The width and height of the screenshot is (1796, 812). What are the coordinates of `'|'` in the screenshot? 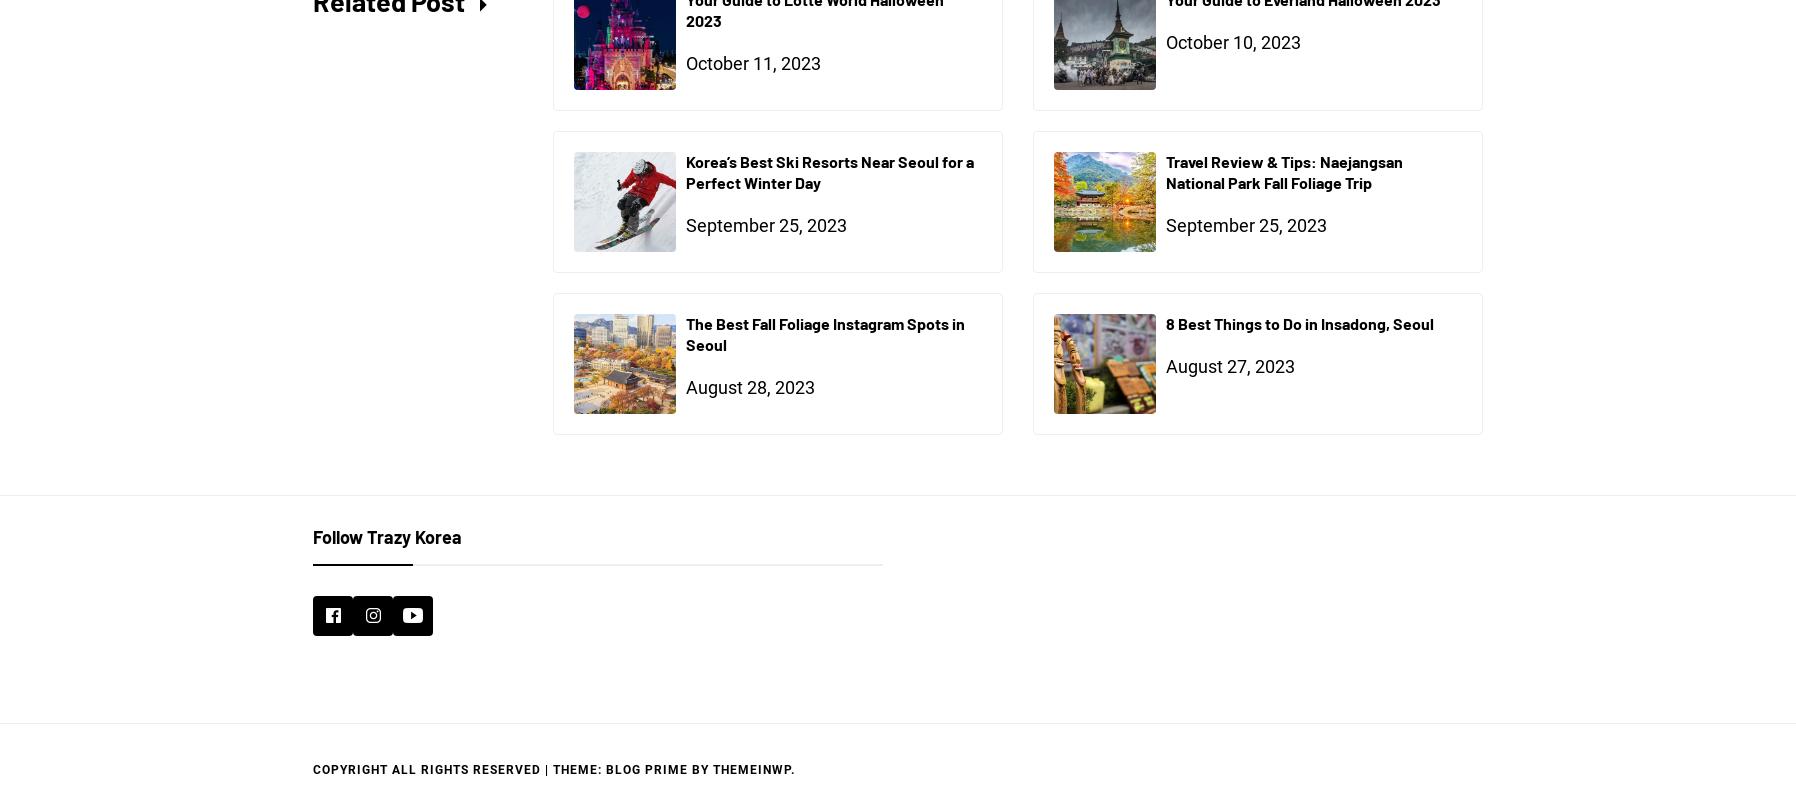 It's located at (548, 768).